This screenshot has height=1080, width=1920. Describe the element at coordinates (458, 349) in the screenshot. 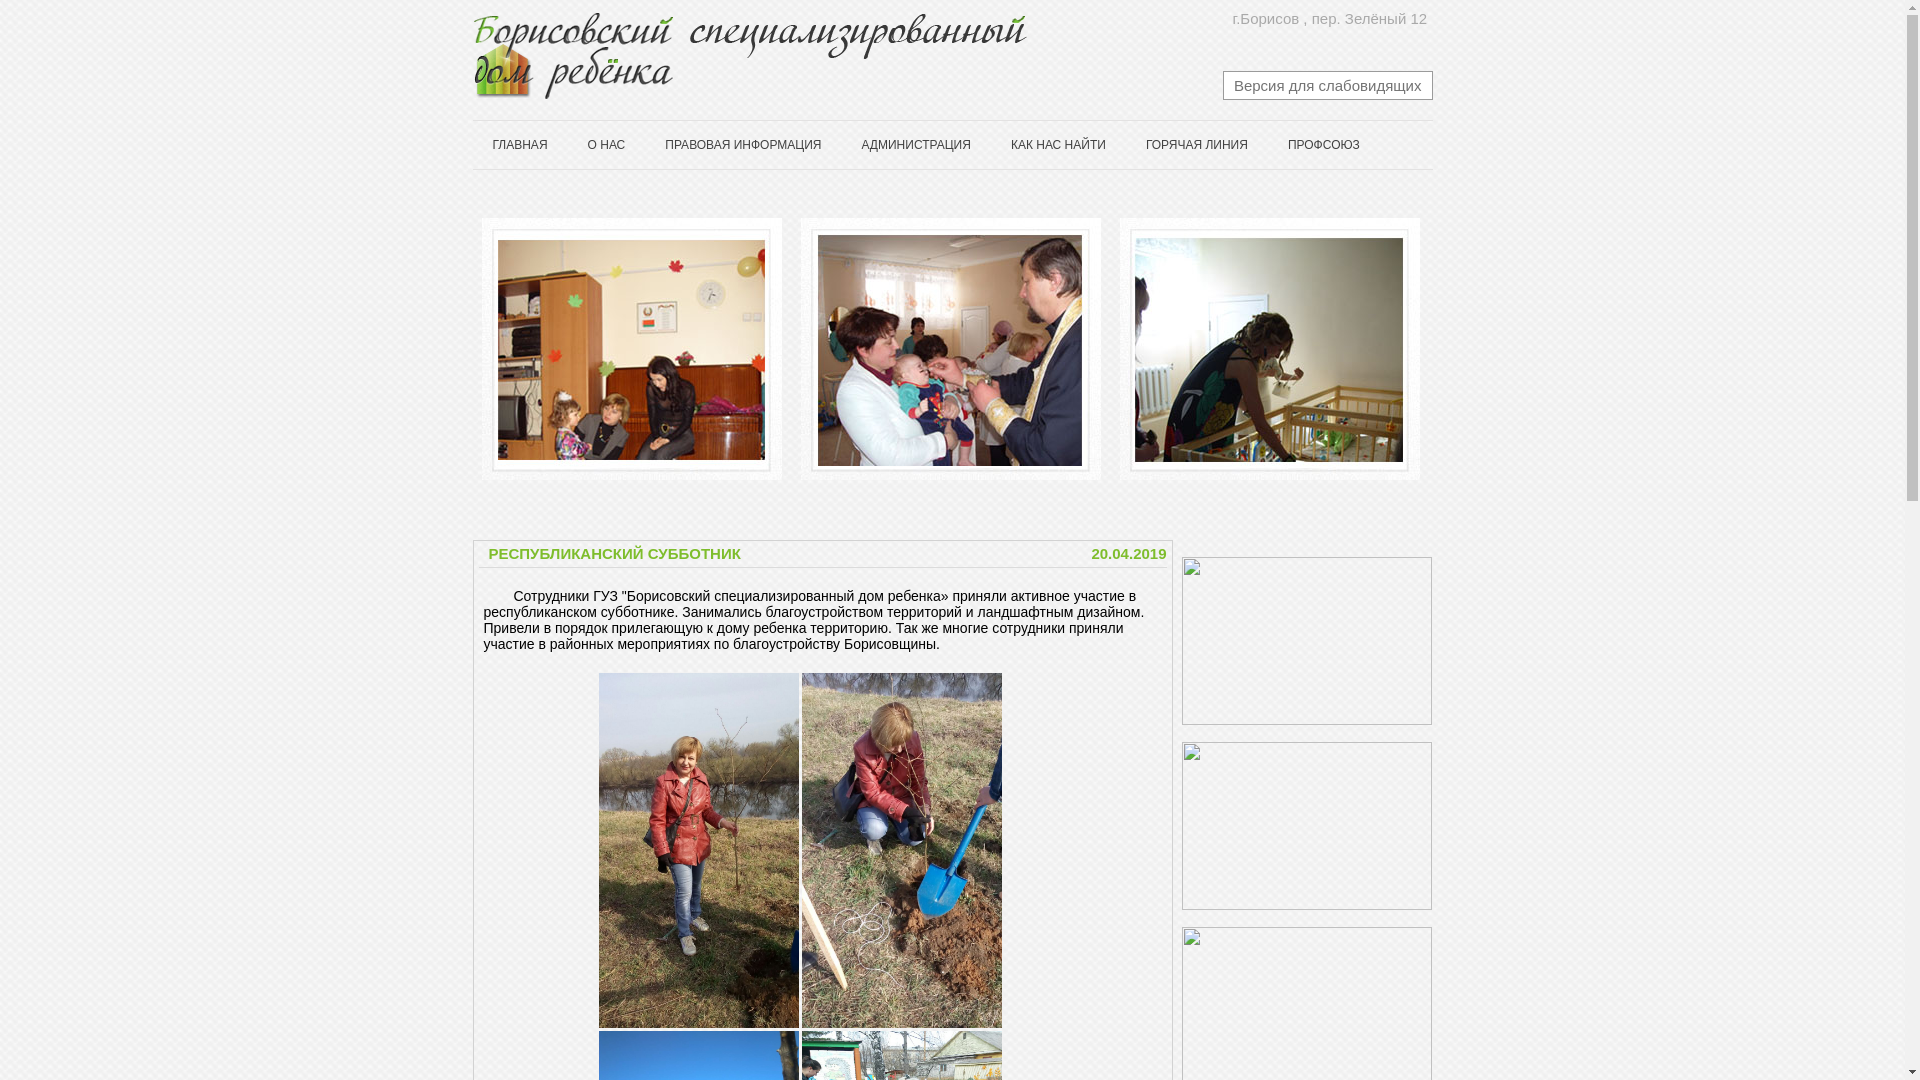

I see `'<'` at that location.